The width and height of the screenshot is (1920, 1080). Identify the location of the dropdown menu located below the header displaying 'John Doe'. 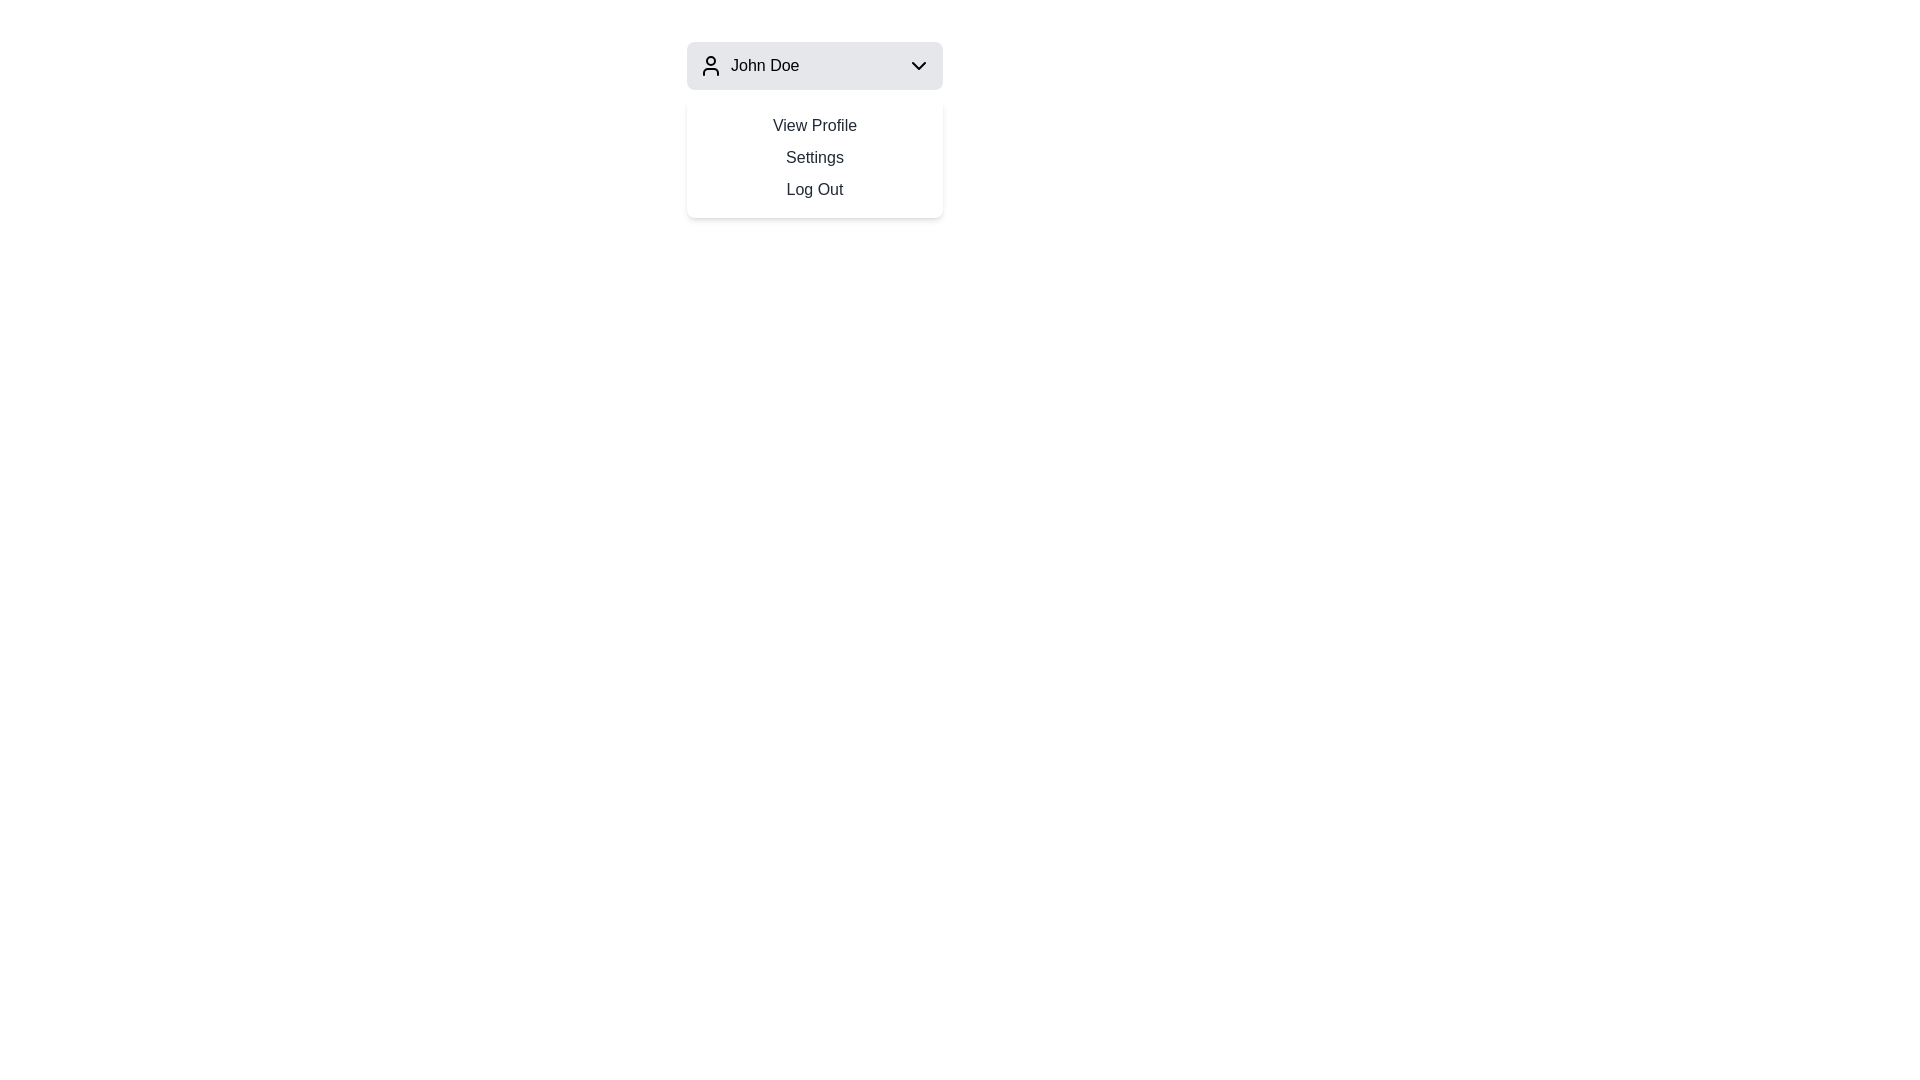
(815, 157).